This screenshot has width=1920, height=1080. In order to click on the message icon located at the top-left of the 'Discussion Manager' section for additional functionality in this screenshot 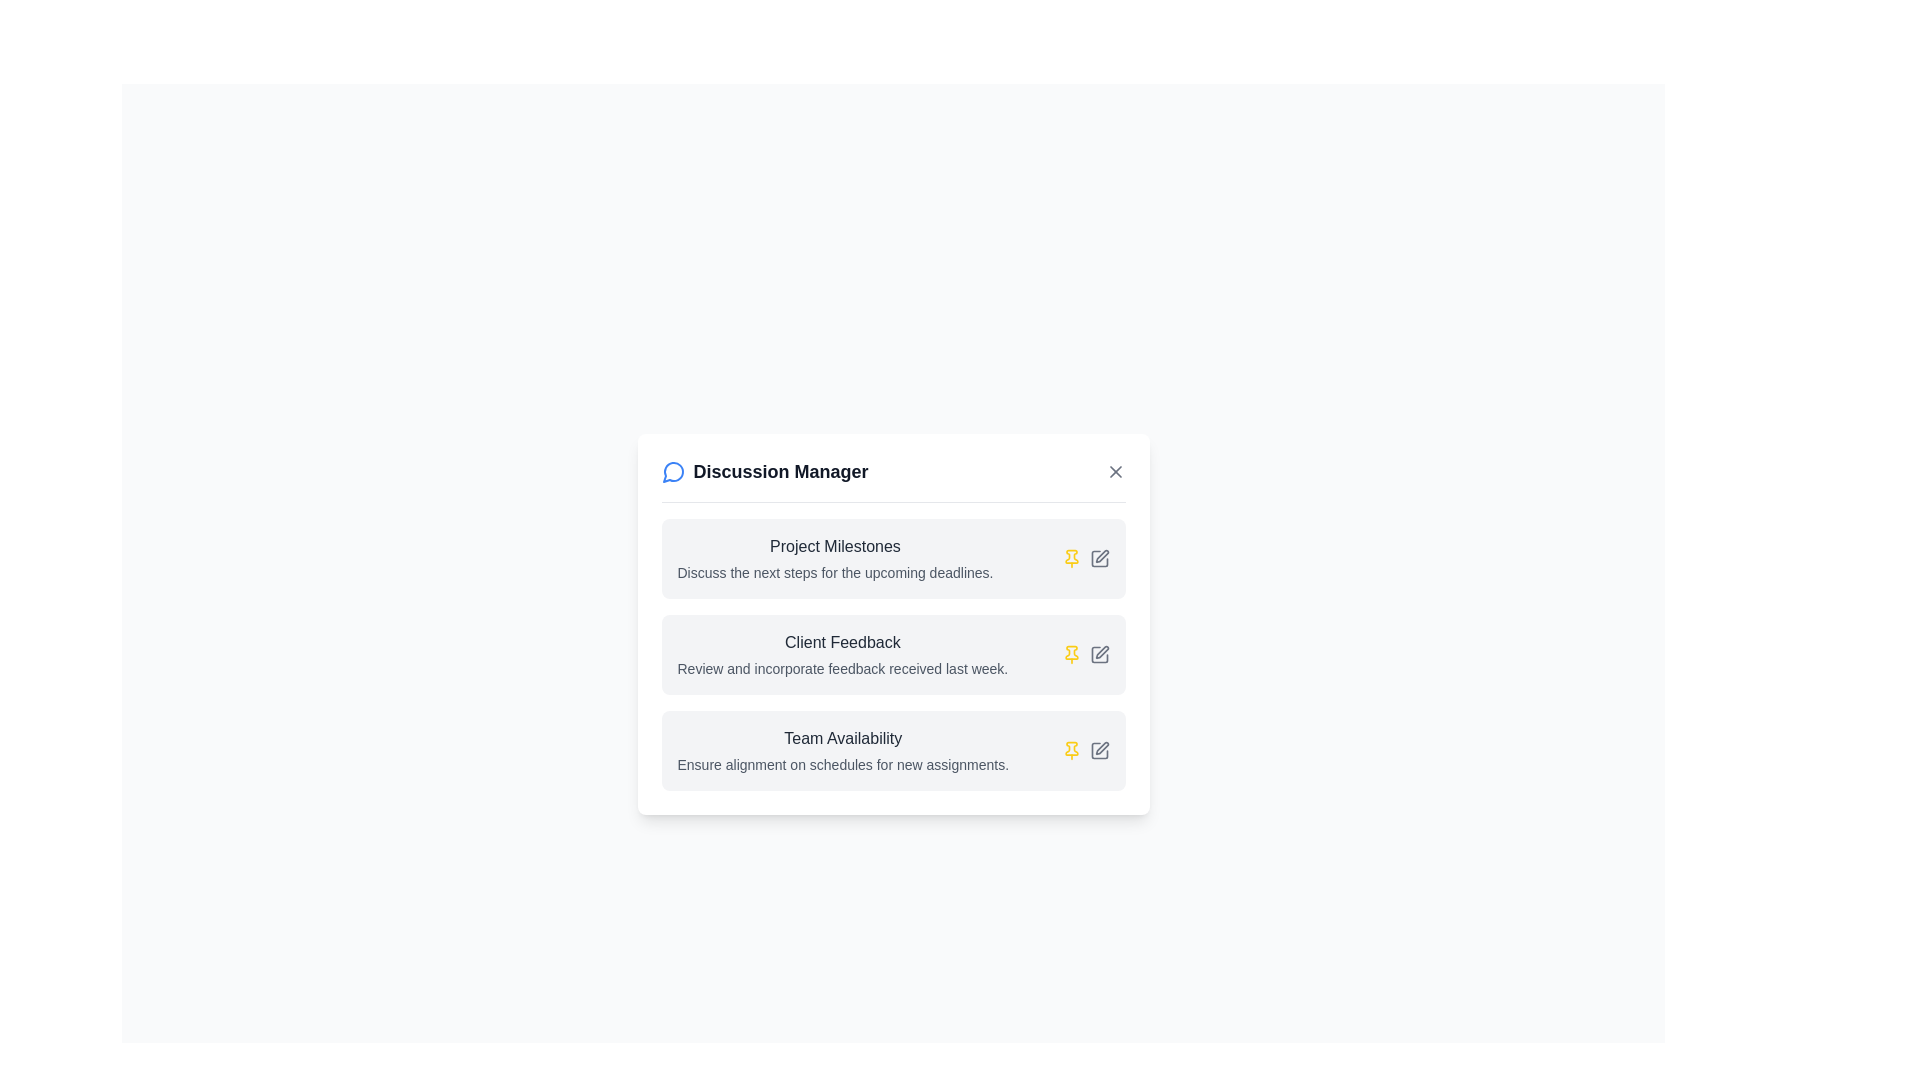, I will do `click(672, 470)`.